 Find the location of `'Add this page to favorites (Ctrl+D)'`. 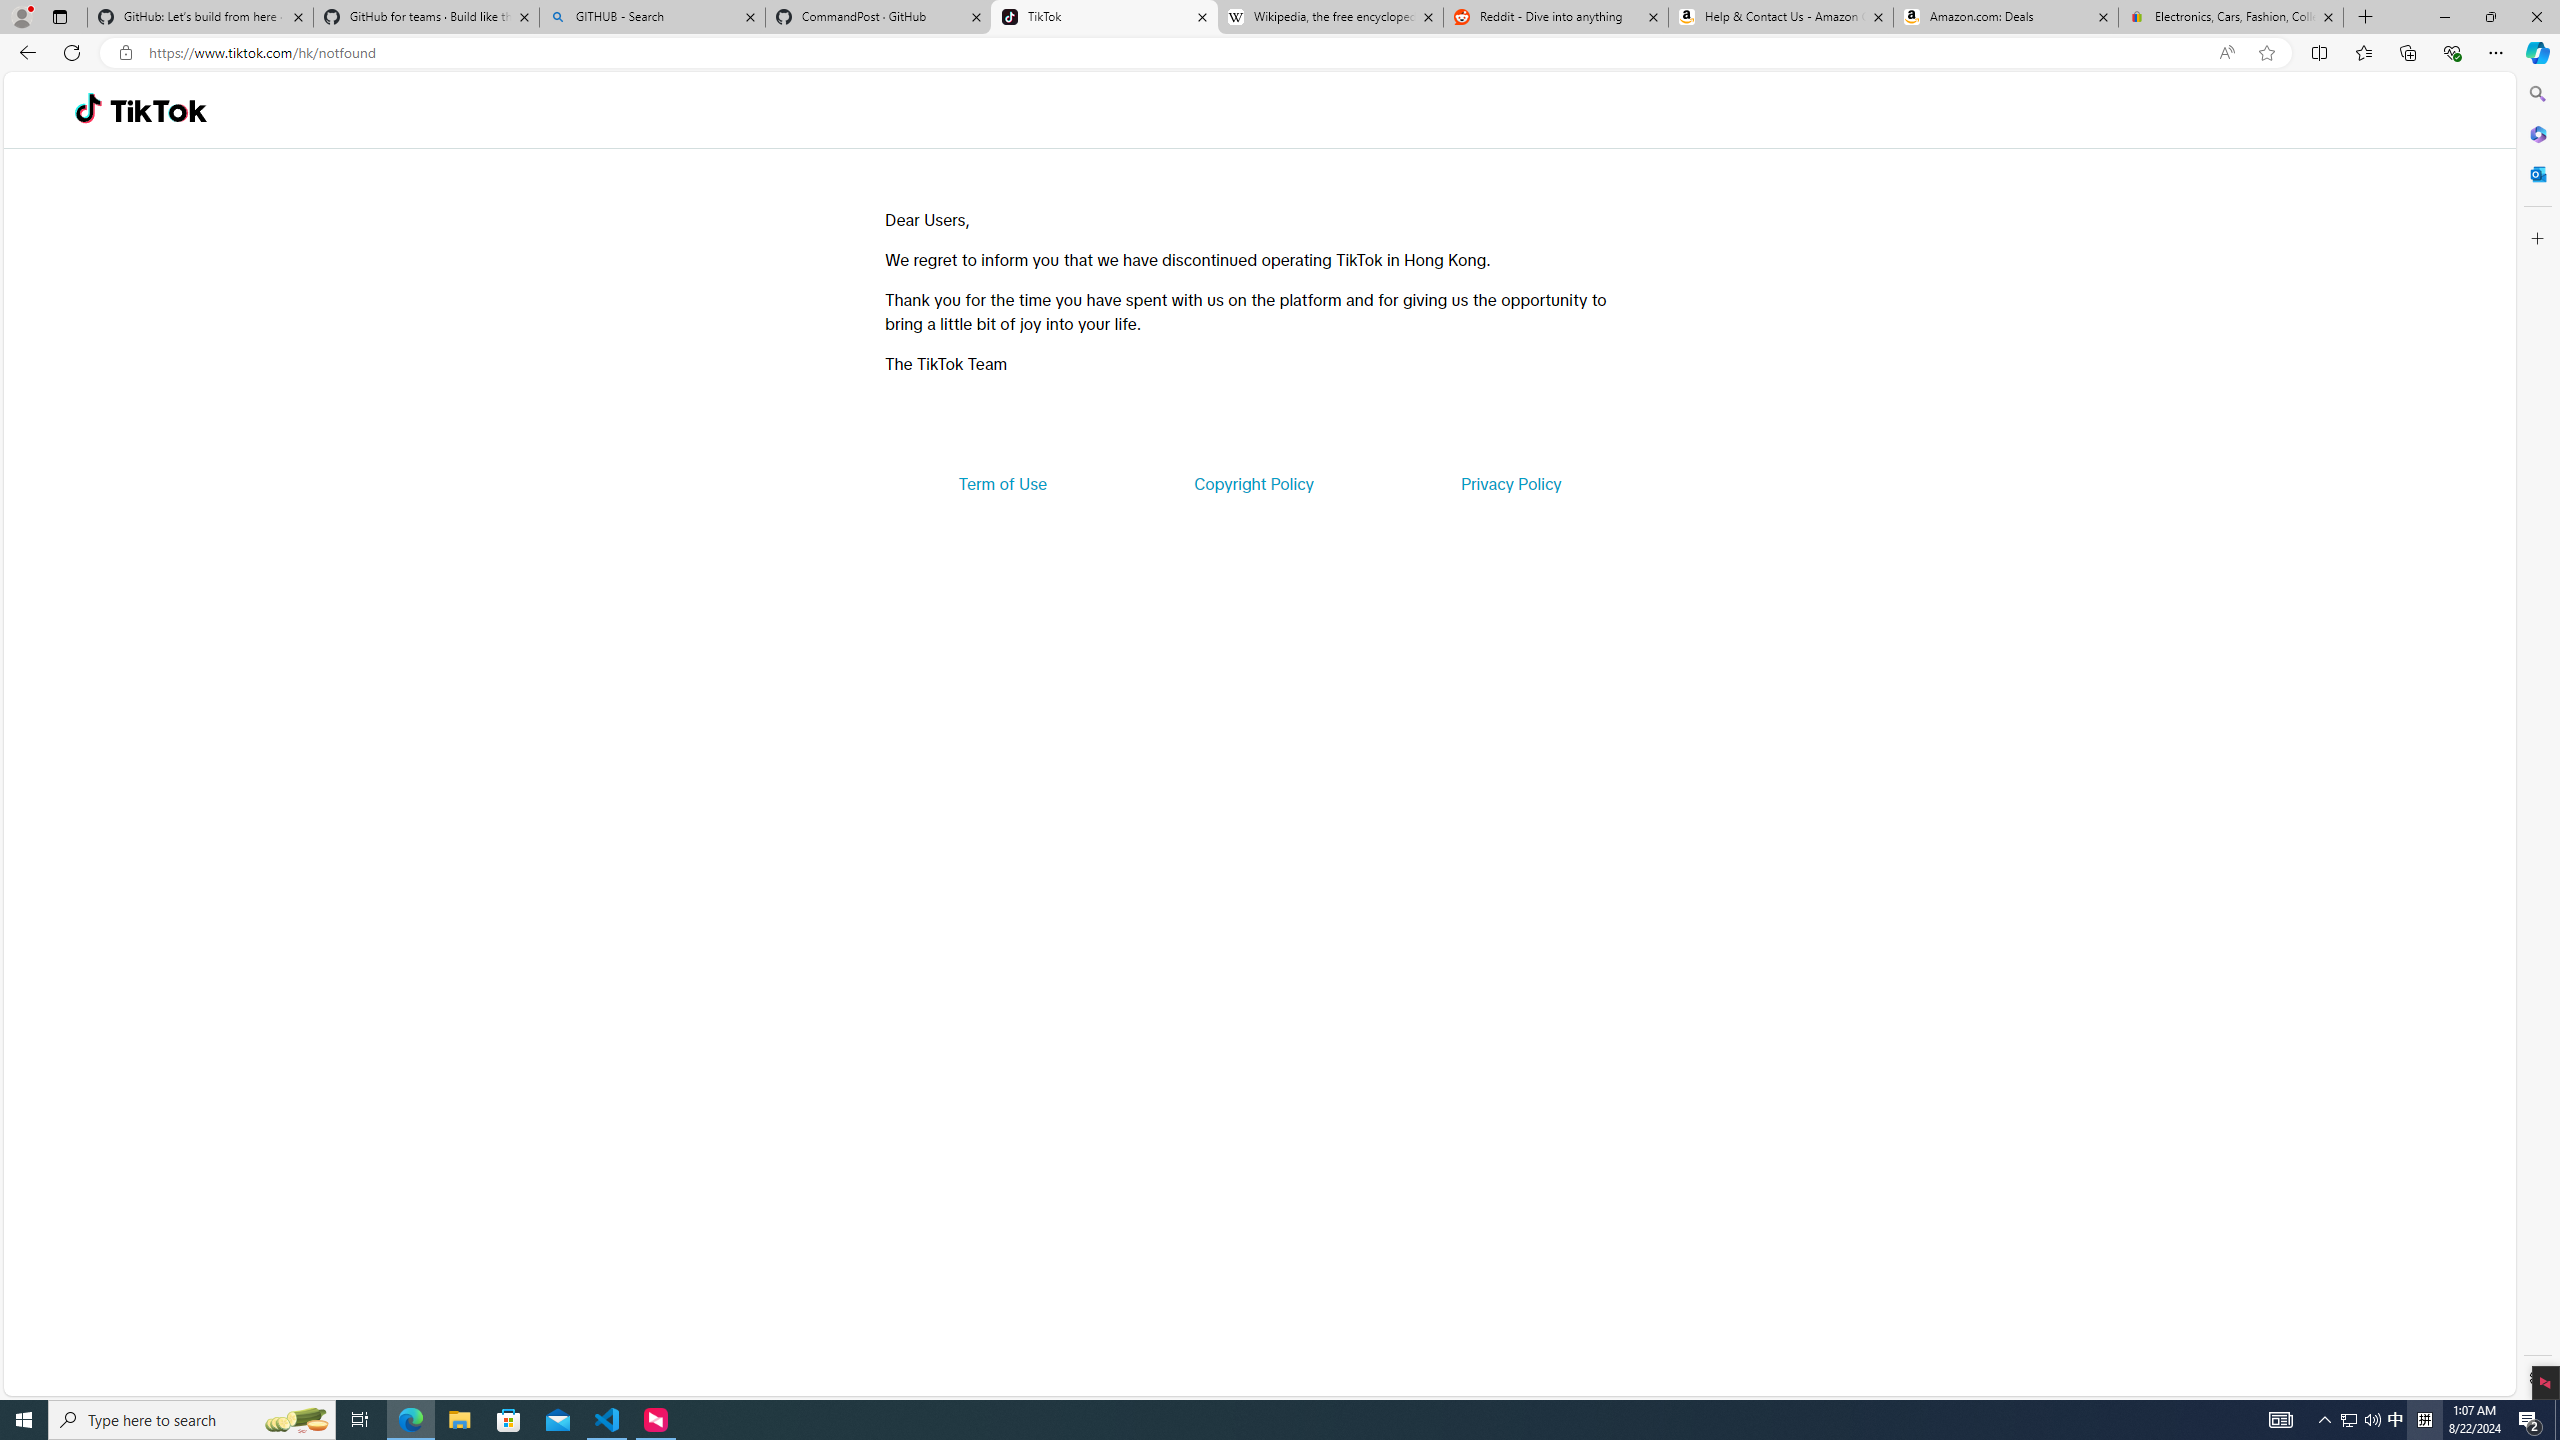

'Add this page to favorites (Ctrl+D)' is located at coordinates (2266, 53).